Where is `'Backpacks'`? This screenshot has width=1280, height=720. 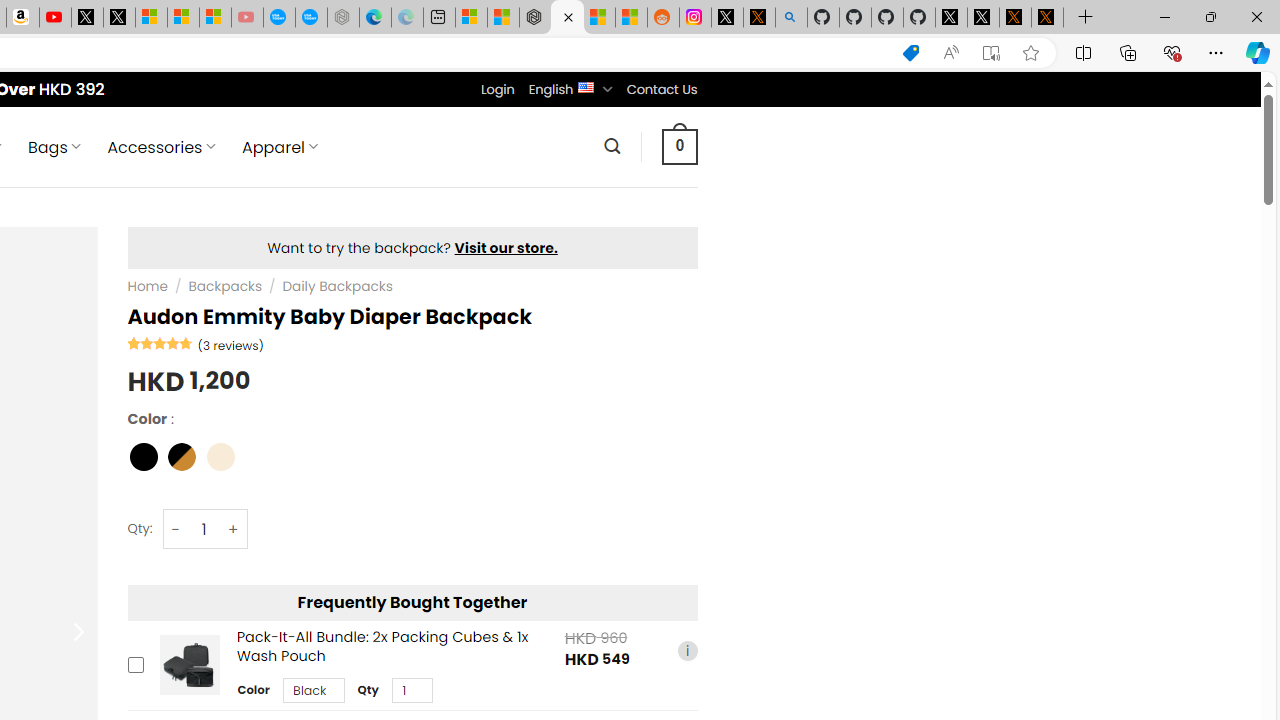 'Backpacks' is located at coordinates (225, 286).